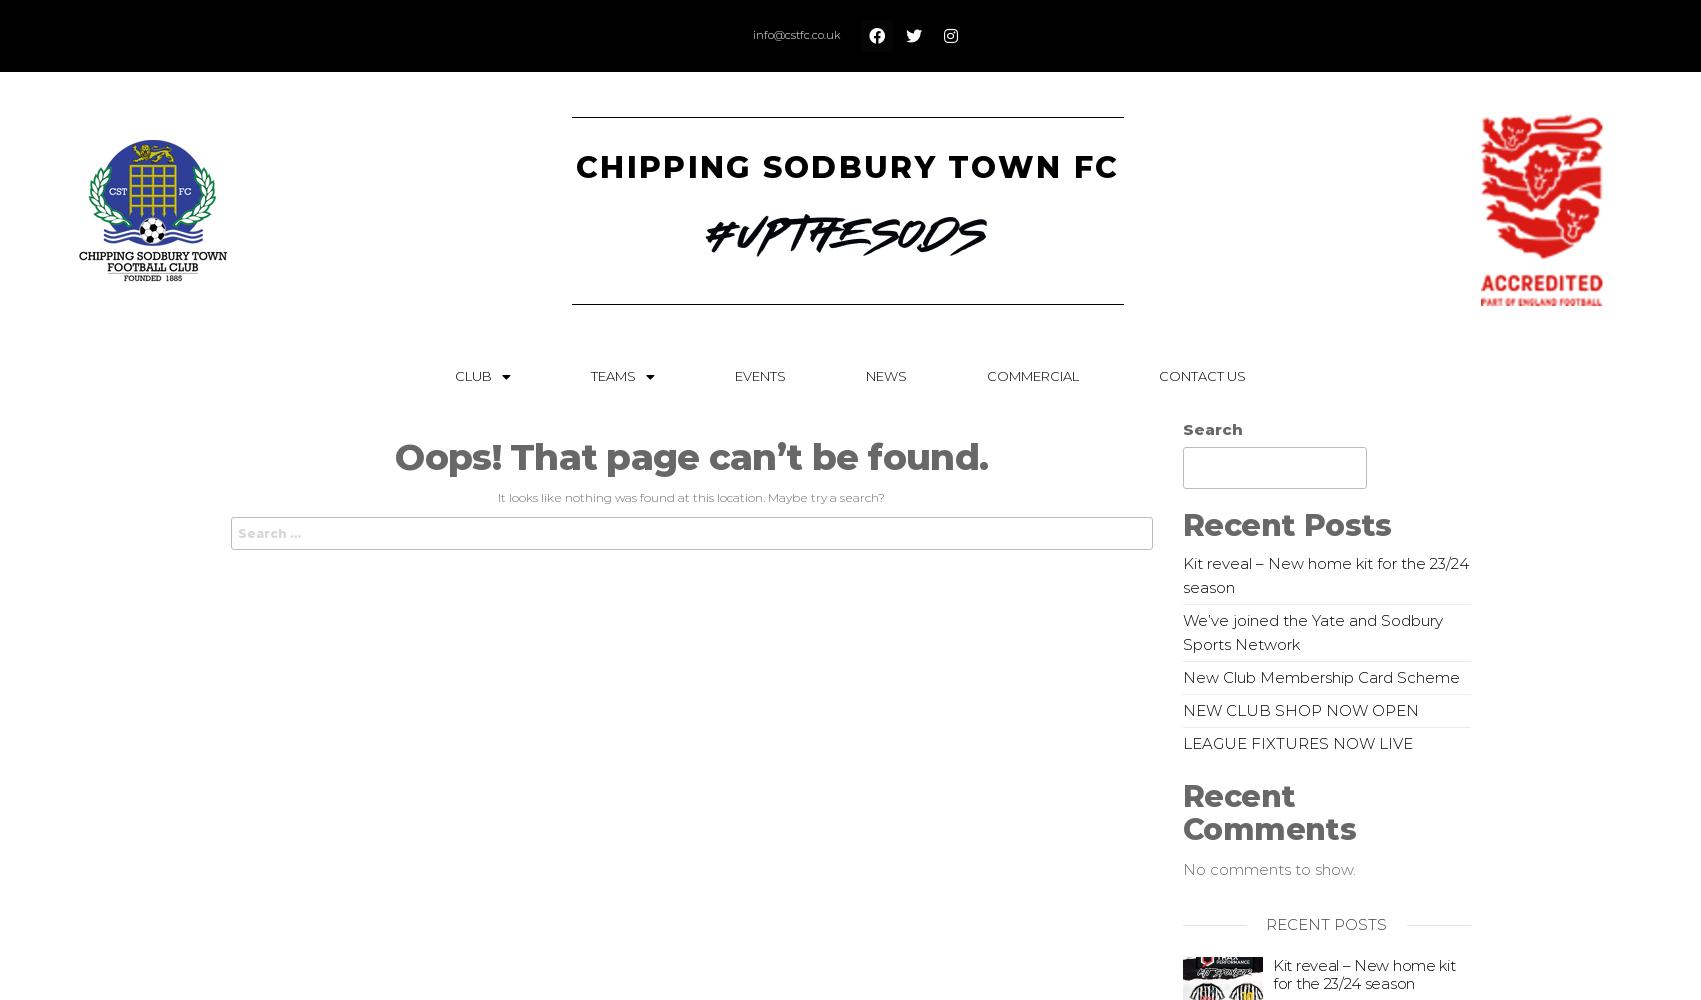 The image size is (1701, 1000). I want to click on 'Commercial', so click(1033, 376).